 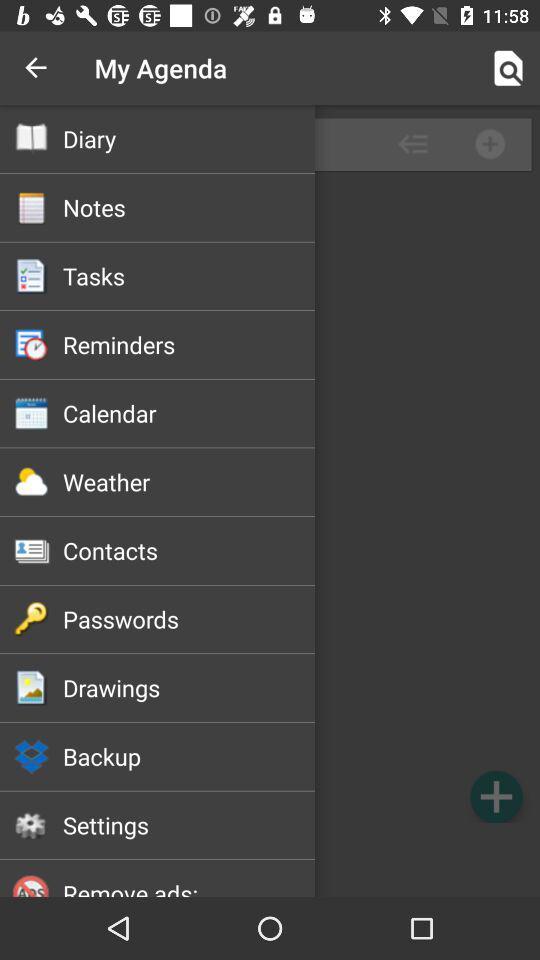 I want to click on tasks, so click(x=189, y=275).